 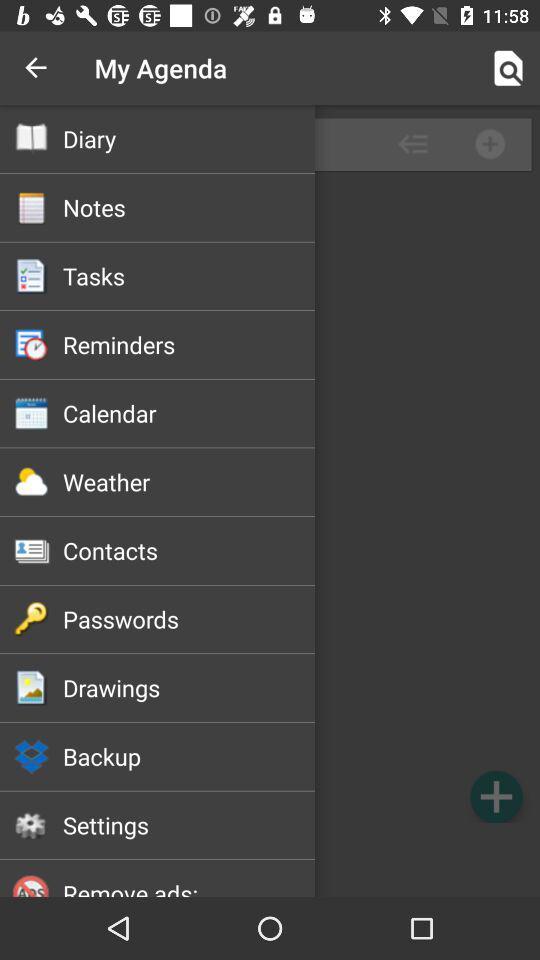 I want to click on tasks, so click(x=189, y=275).